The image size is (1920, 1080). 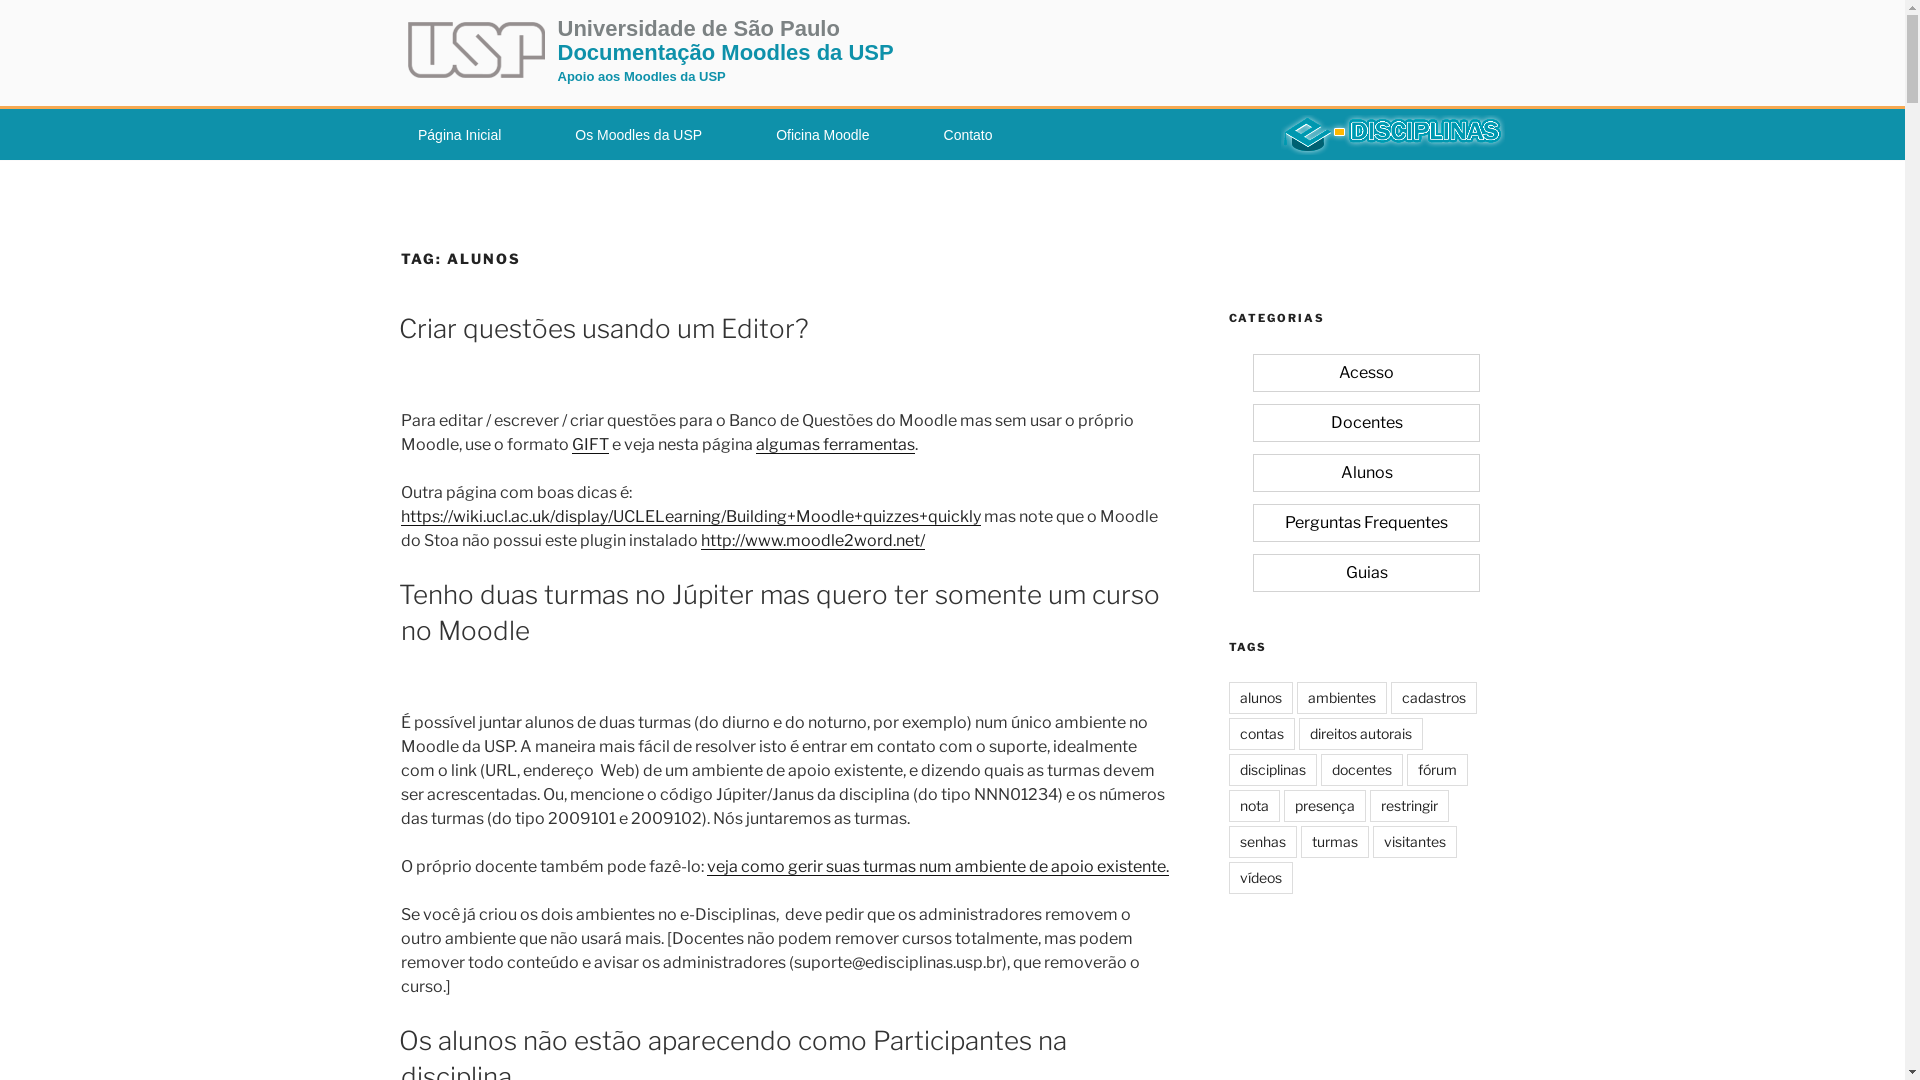 What do you see at coordinates (1365, 573) in the screenshot?
I see `'Guias'` at bounding box center [1365, 573].